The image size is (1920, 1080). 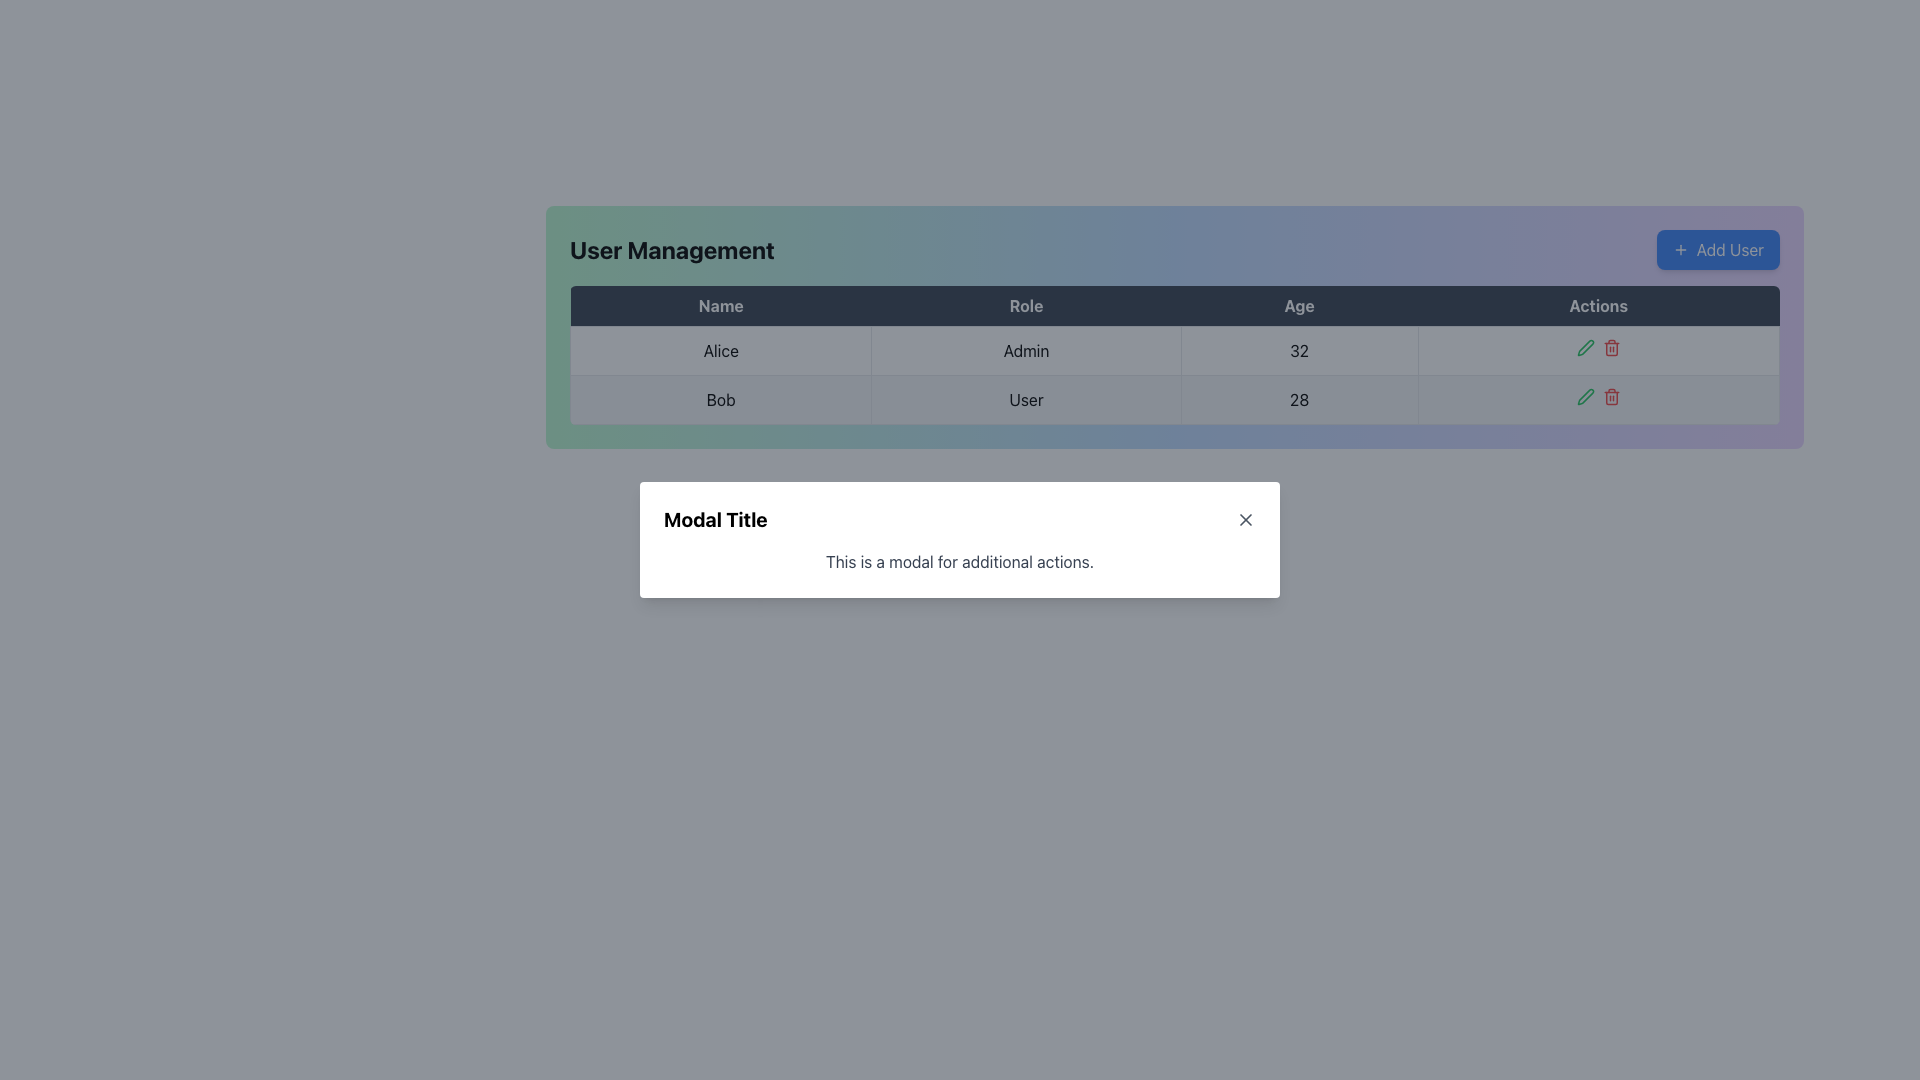 I want to click on descriptive text block located below the title 'Modal Title' in the central part of the modal's content area, so click(x=960, y=562).